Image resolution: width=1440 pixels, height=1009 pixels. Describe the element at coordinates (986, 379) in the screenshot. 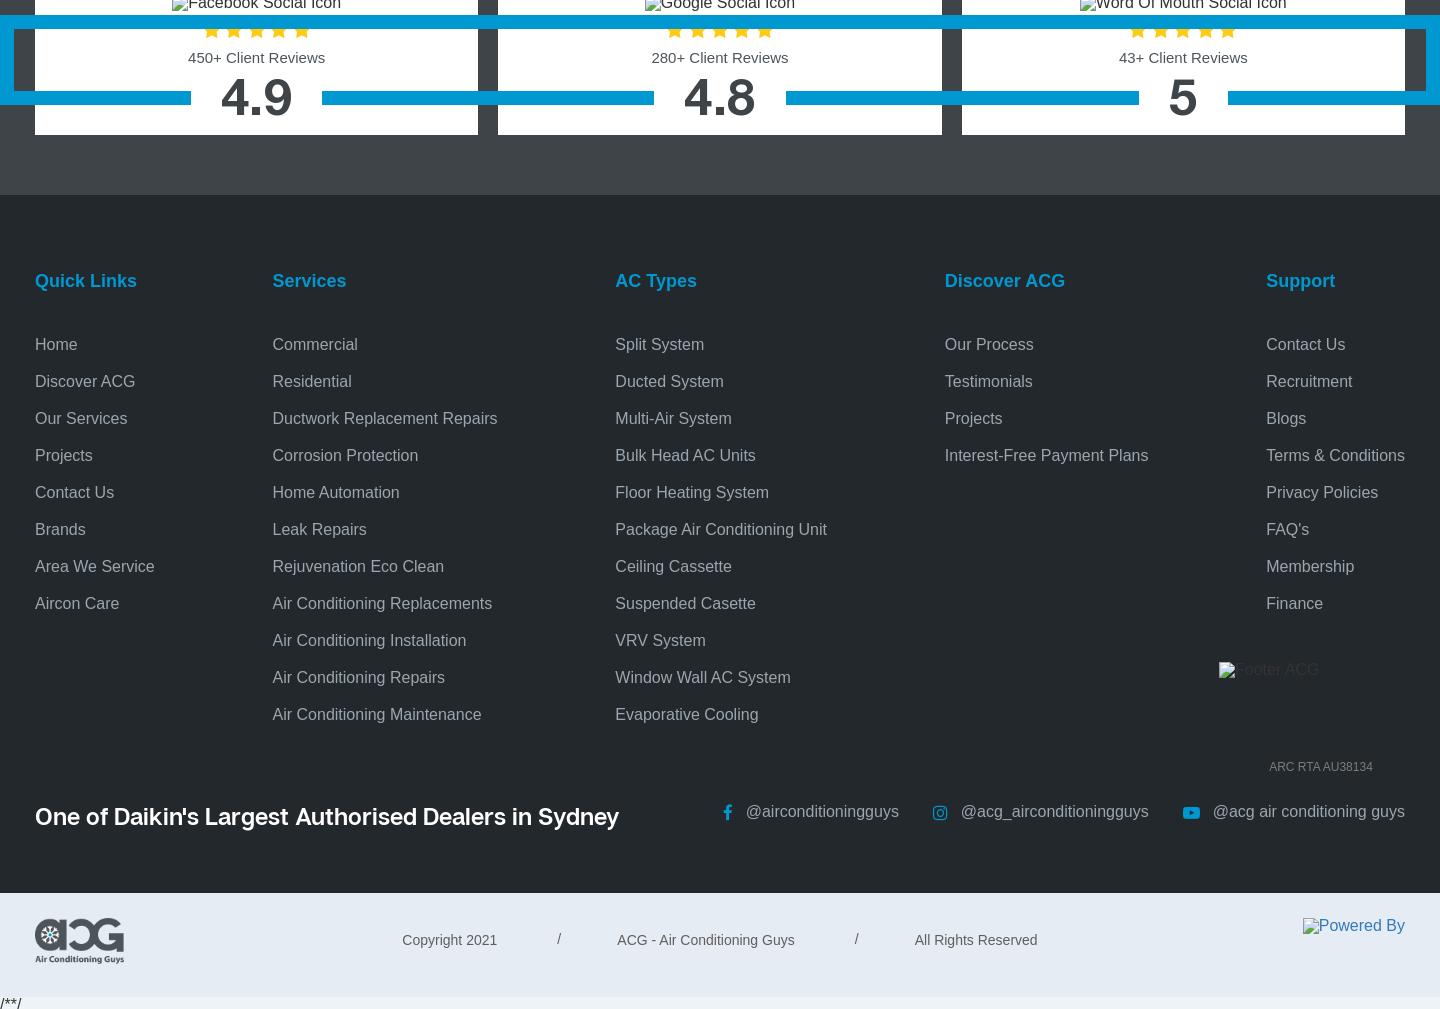

I see `'Testimonials'` at that location.